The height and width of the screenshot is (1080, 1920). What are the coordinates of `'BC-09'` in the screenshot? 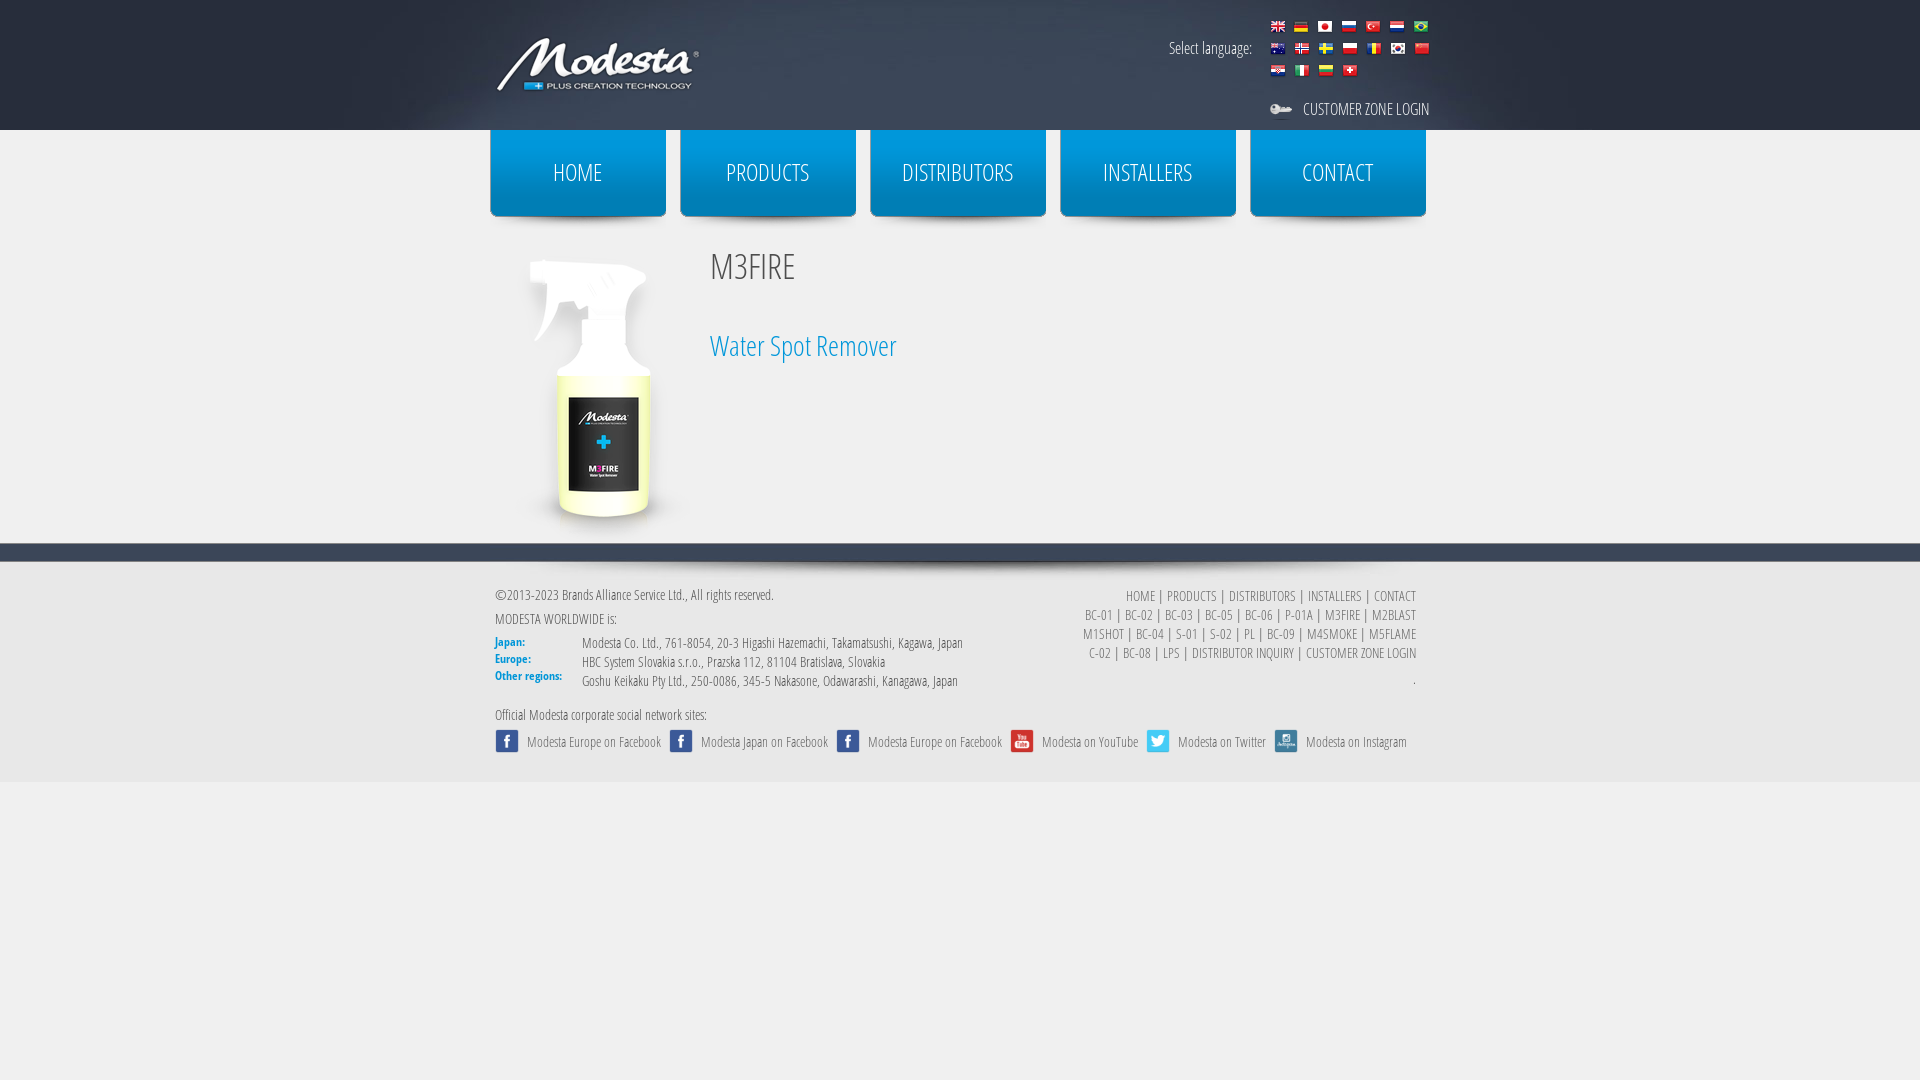 It's located at (1281, 633).